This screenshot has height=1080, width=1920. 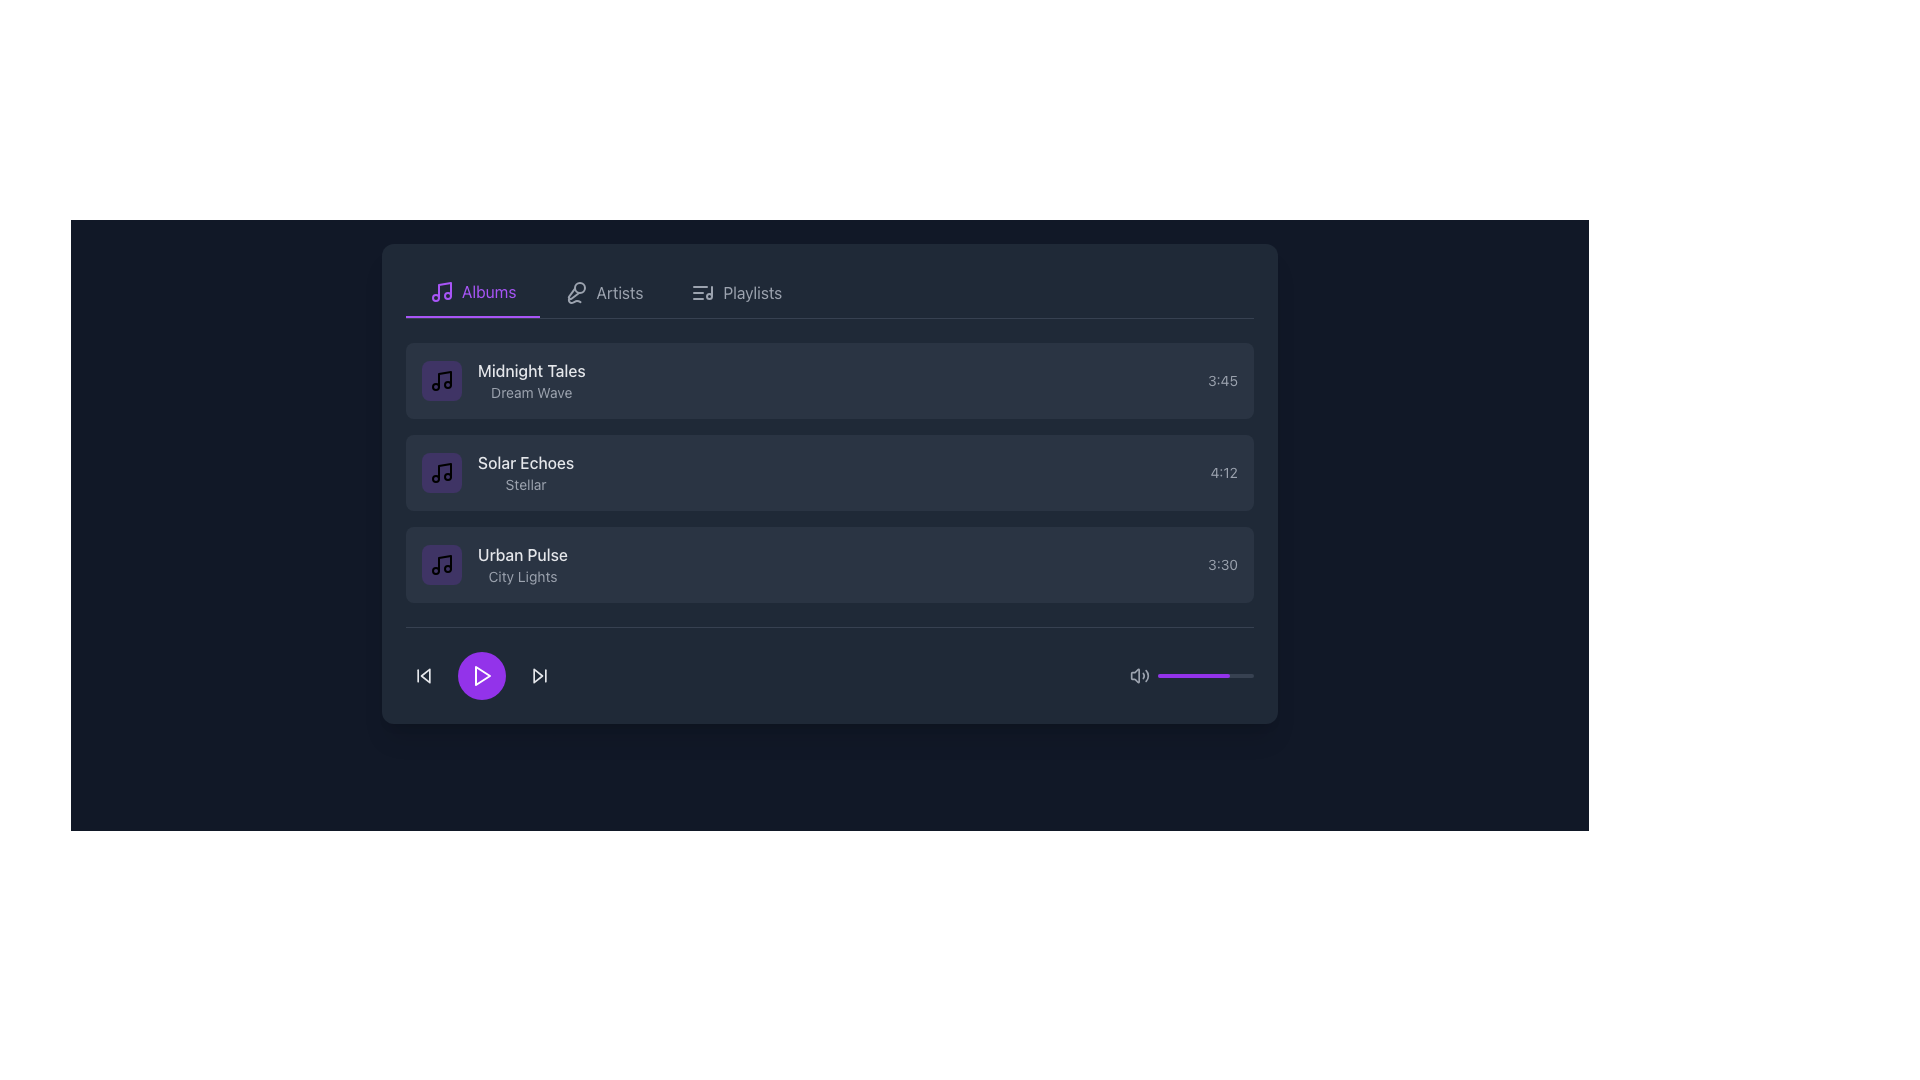 What do you see at coordinates (422, 675) in the screenshot?
I see `the skip back button, which is the first button on the left in the bottom row of player controls` at bounding box center [422, 675].